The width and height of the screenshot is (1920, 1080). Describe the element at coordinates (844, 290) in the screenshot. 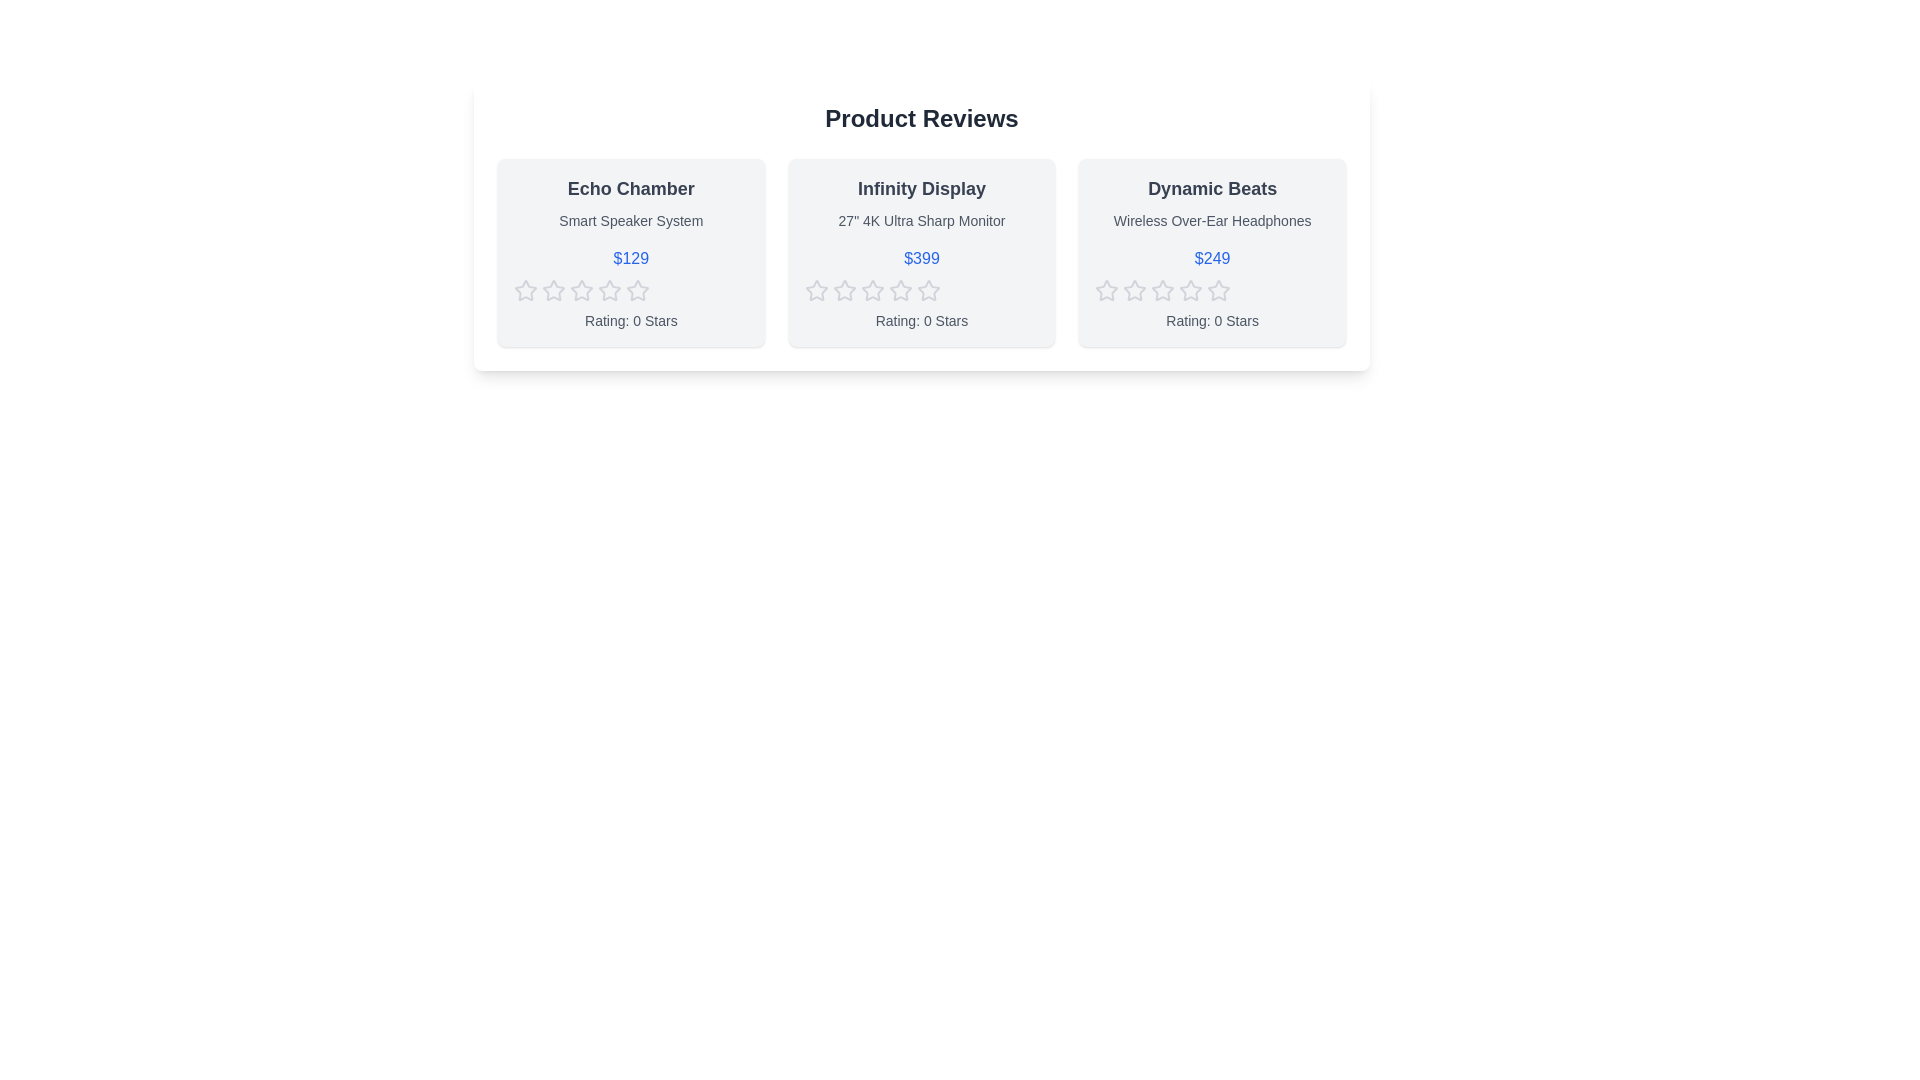

I see `the first Rating Star Icon in the five-star rating bar under the product titled 'Infinity Display'` at that location.